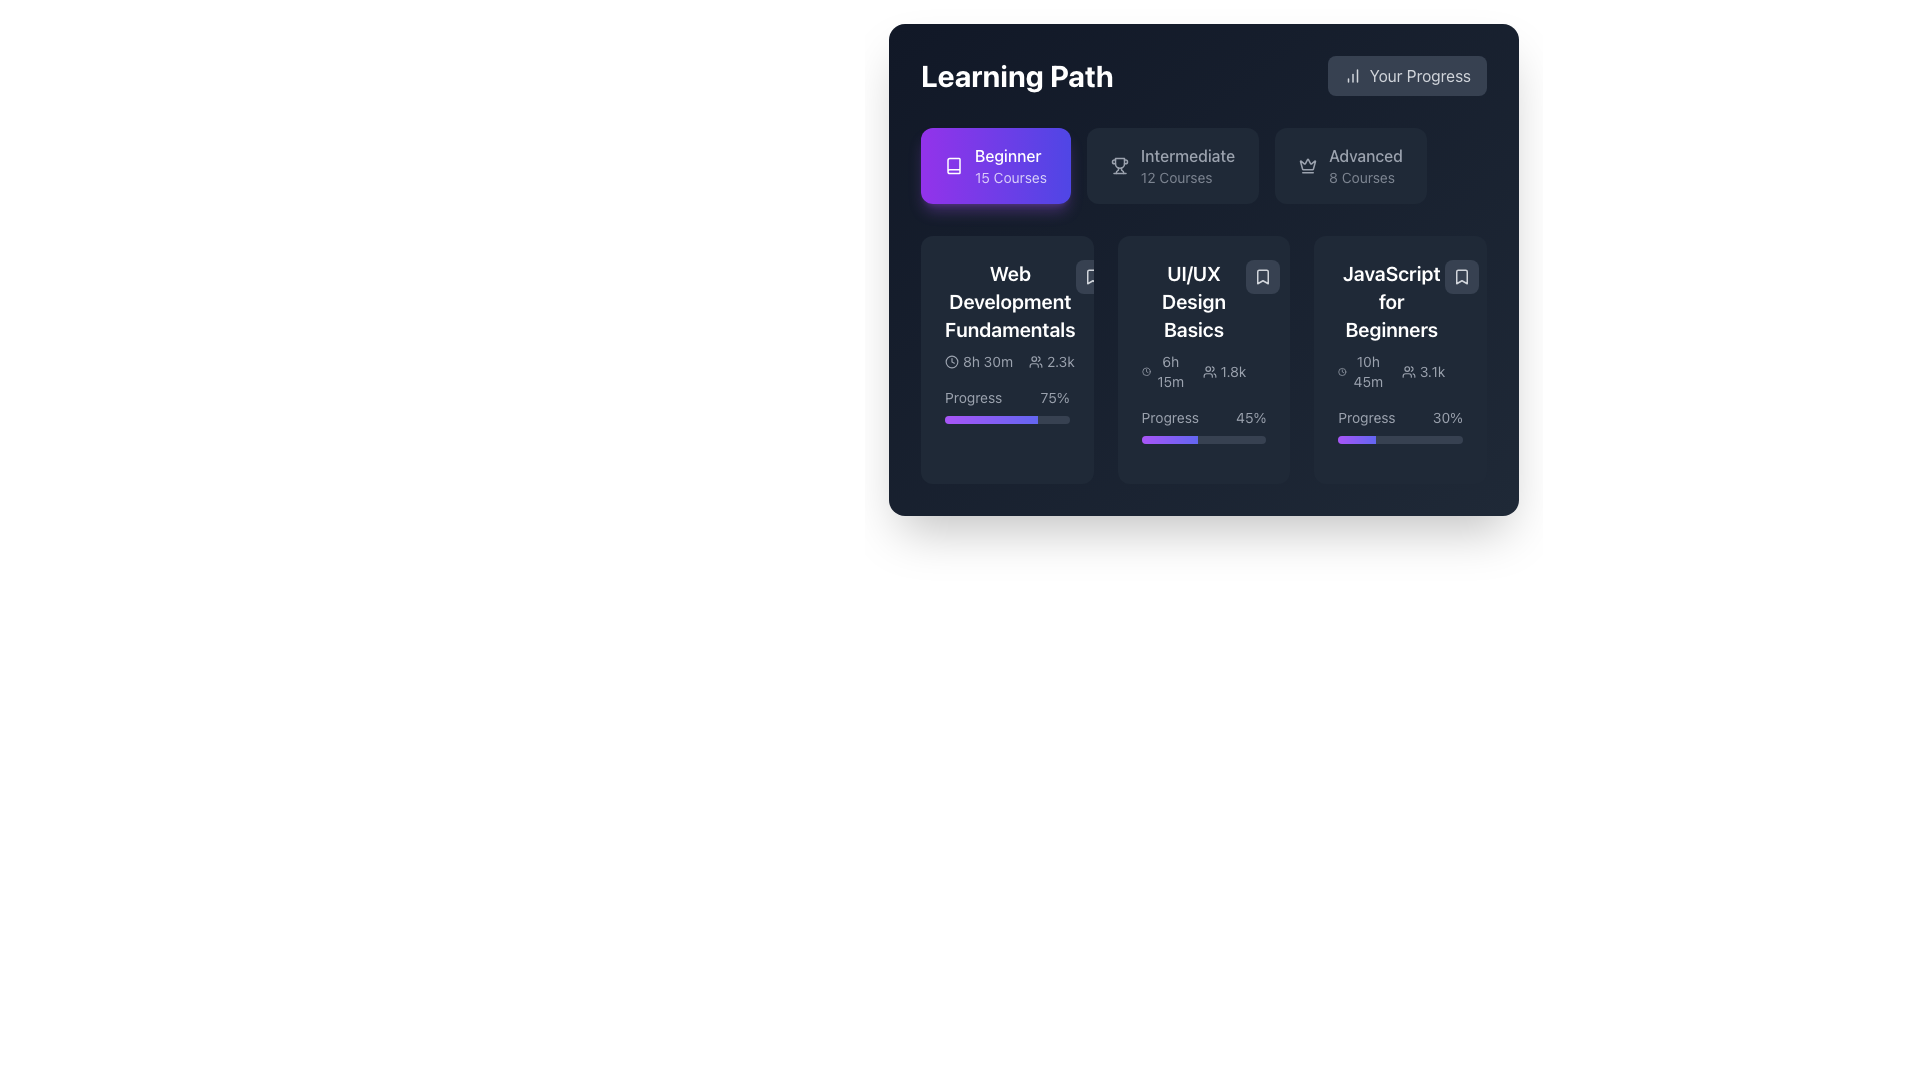 The width and height of the screenshot is (1920, 1080). Describe the element at coordinates (973, 397) in the screenshot. I see `text label that reads 'Progress', which is styled in soft gray and located in the lower section of the 'Web Development Fundamentals' card, adjacent to the progress percentage indicator '75%.'` at that location.